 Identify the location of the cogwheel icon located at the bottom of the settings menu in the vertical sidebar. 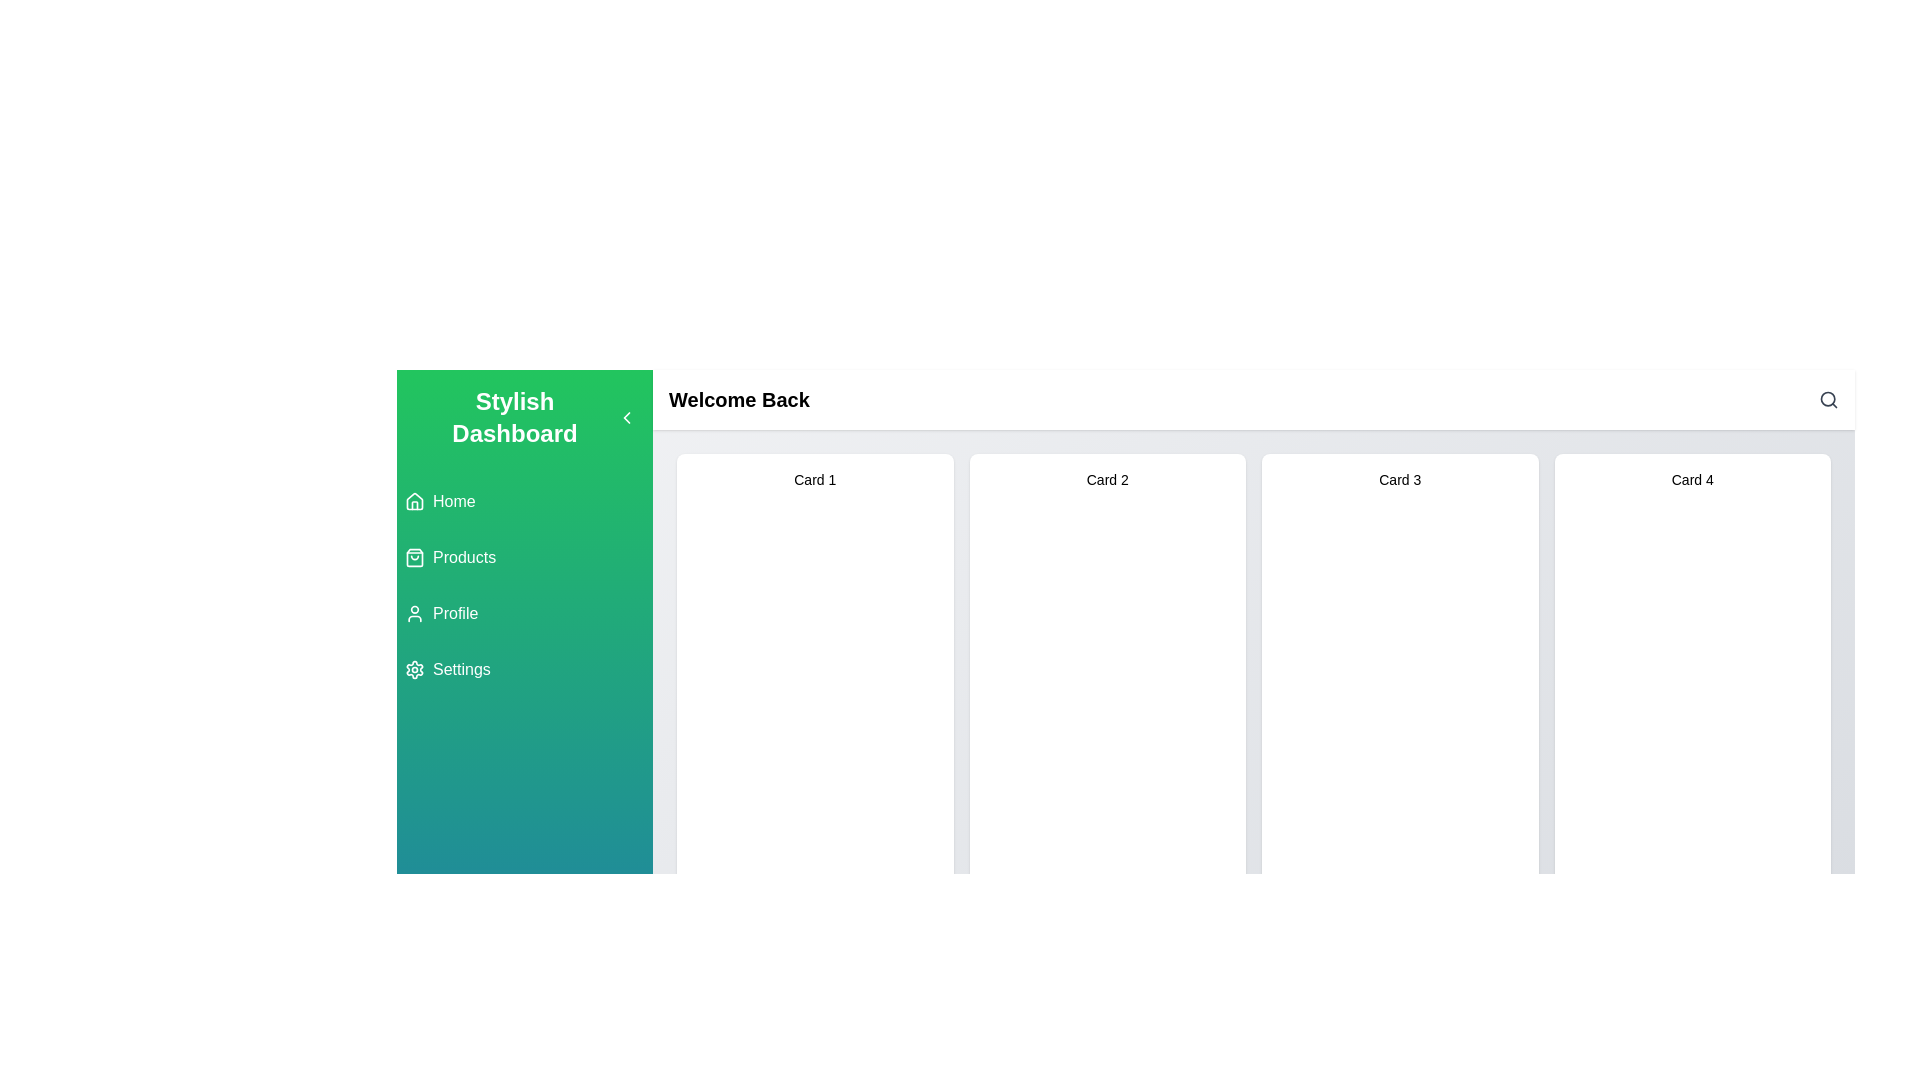
(413, 670).